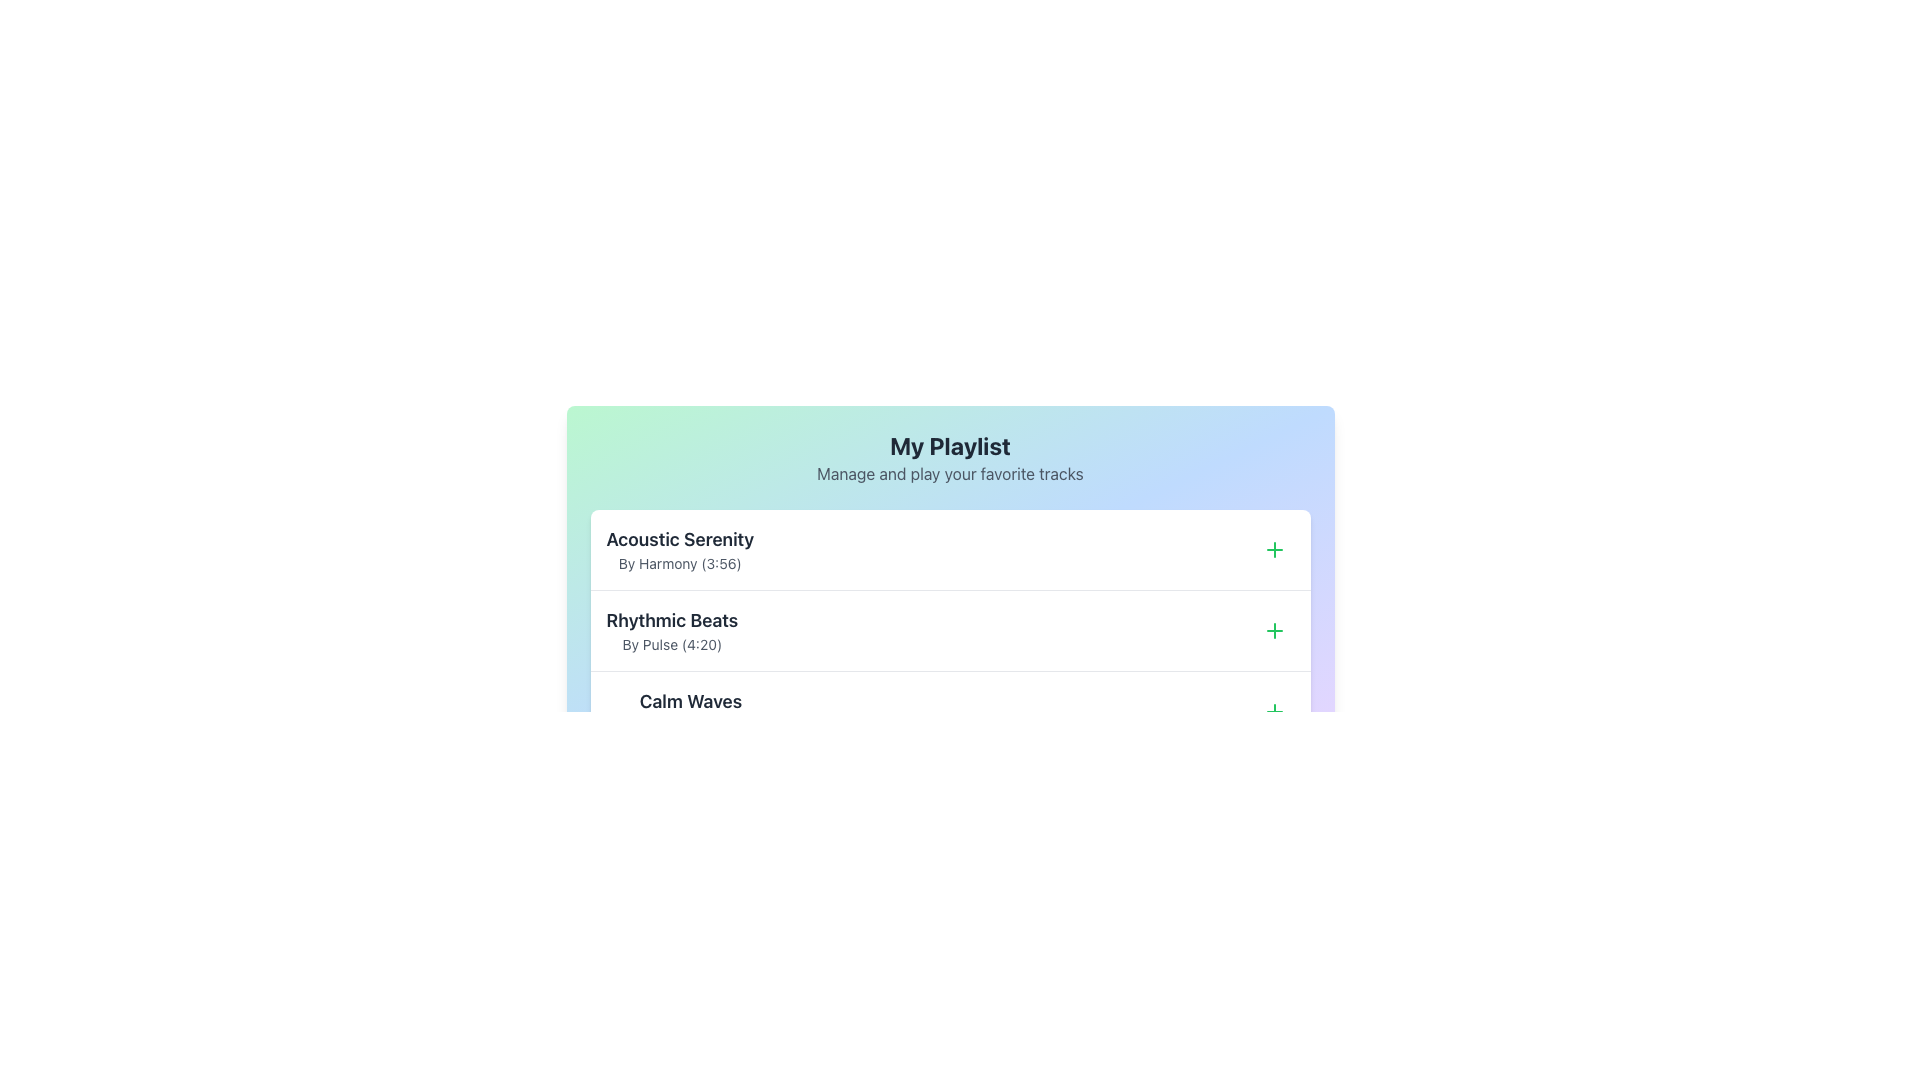  What do you see at coordinates (691, 701) in the screenshot?
I see `the 'Calm Waves' text label, which is displayed in bold, large-sized font in dark gray or black color, prominently positioned on a white background as part of a playlist interface` at bounding box center [691, 701].